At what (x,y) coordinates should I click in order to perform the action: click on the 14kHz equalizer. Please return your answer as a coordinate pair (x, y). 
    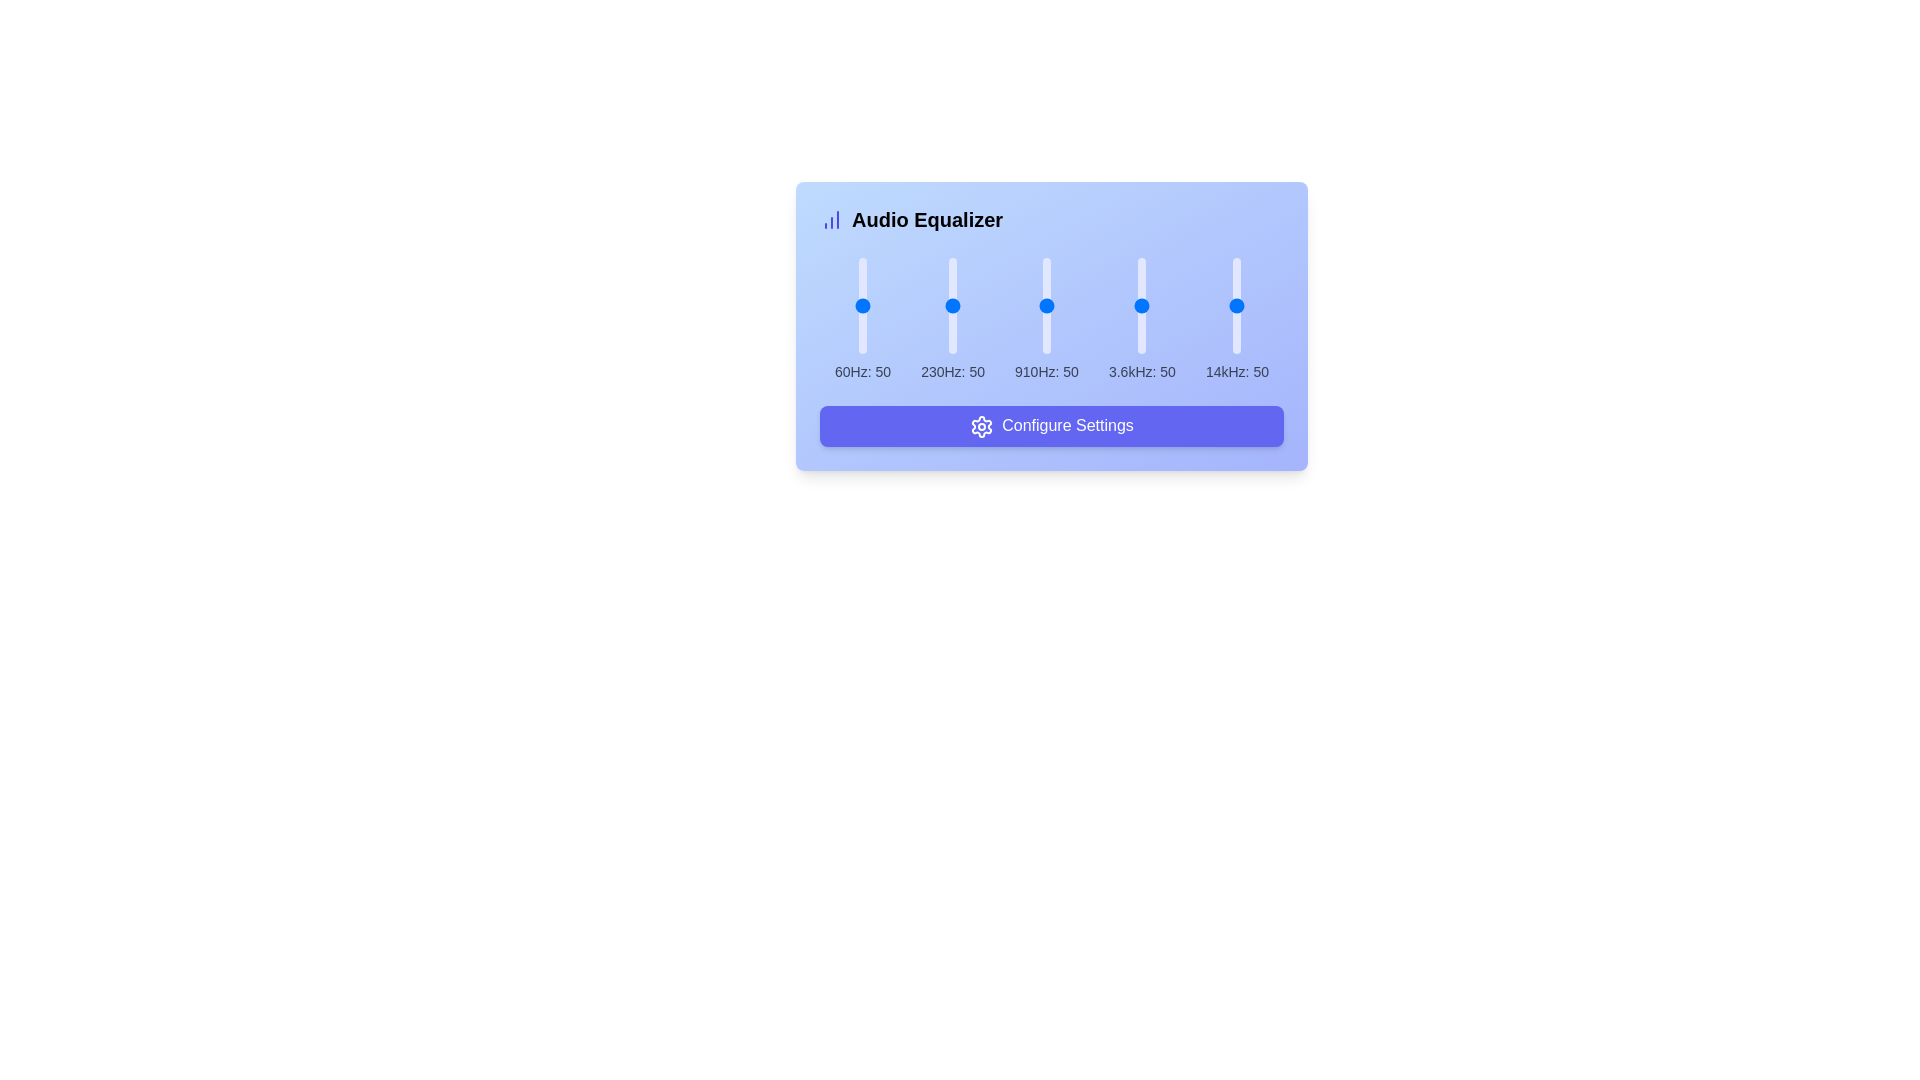
    Looking at the image, I should click on (1236, 282).